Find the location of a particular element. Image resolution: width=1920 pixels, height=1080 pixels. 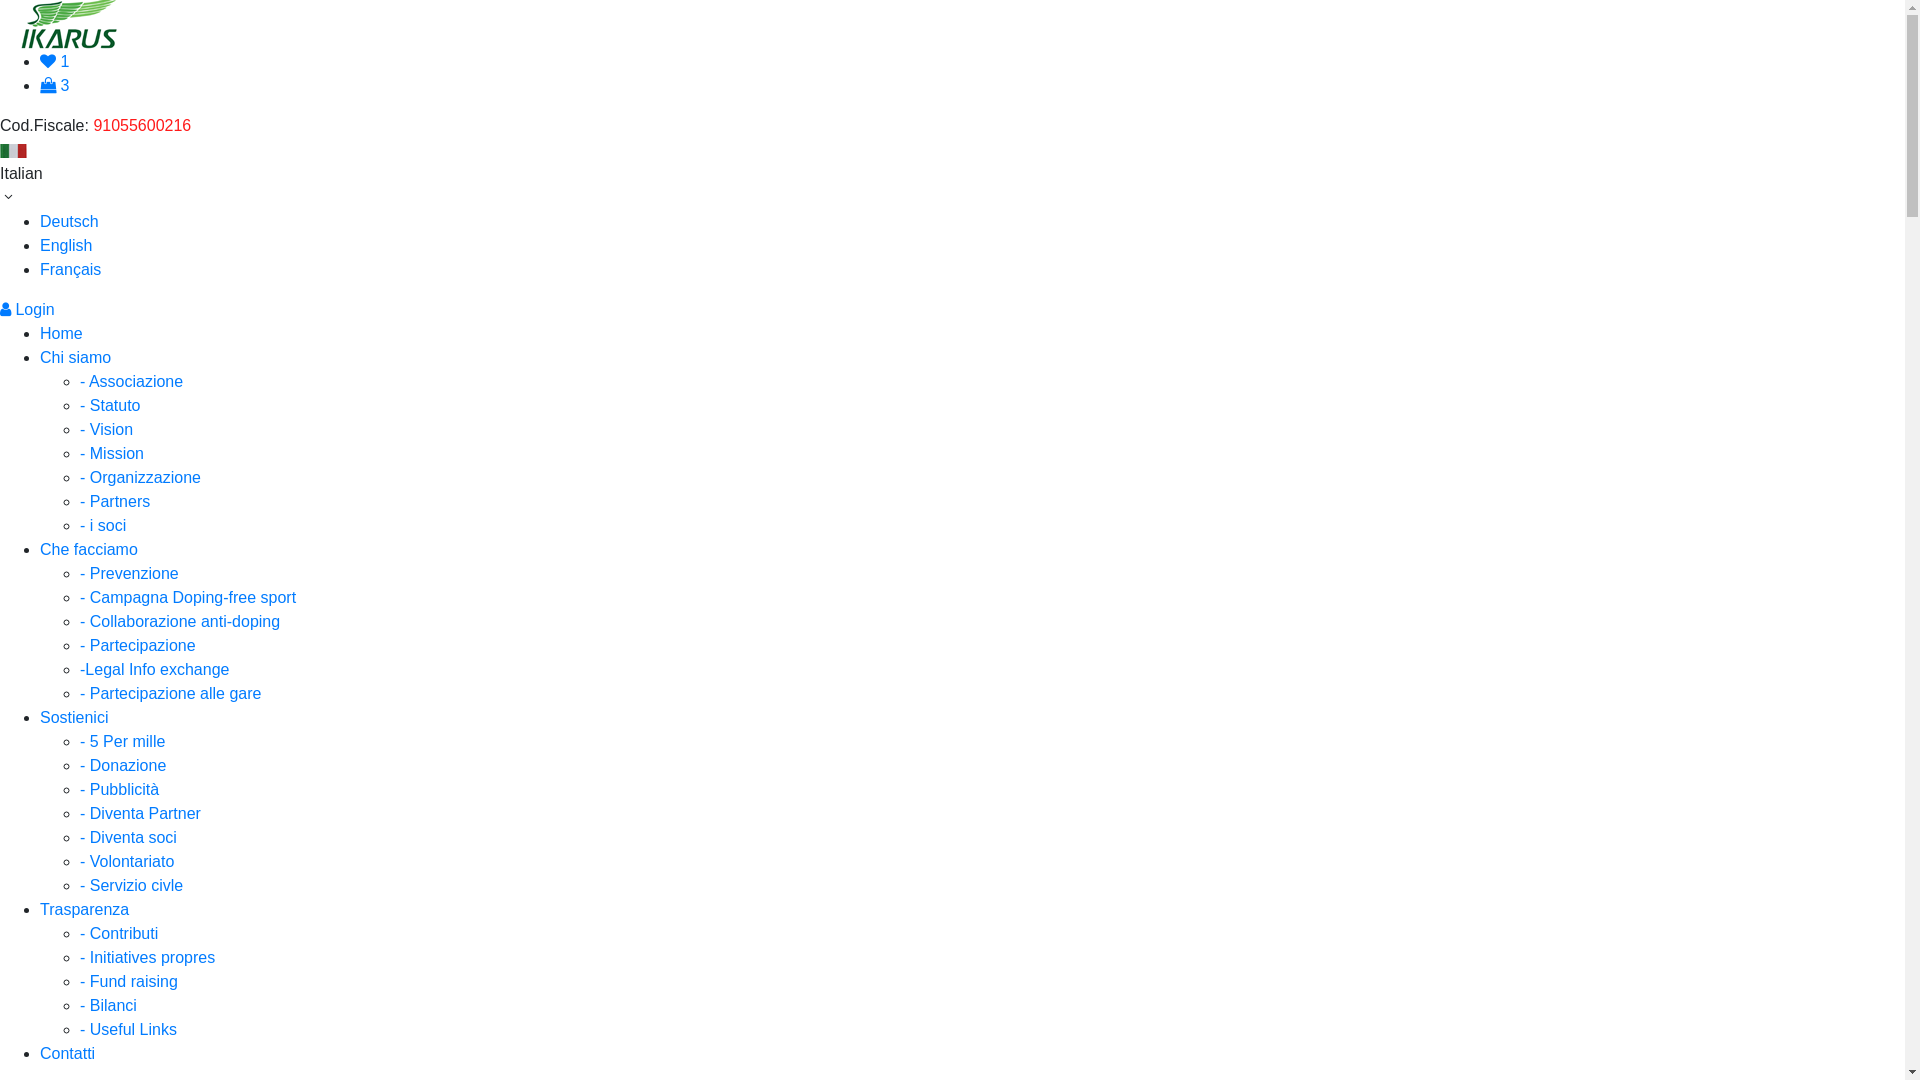

'Home' is located at coordinates (61, 332).